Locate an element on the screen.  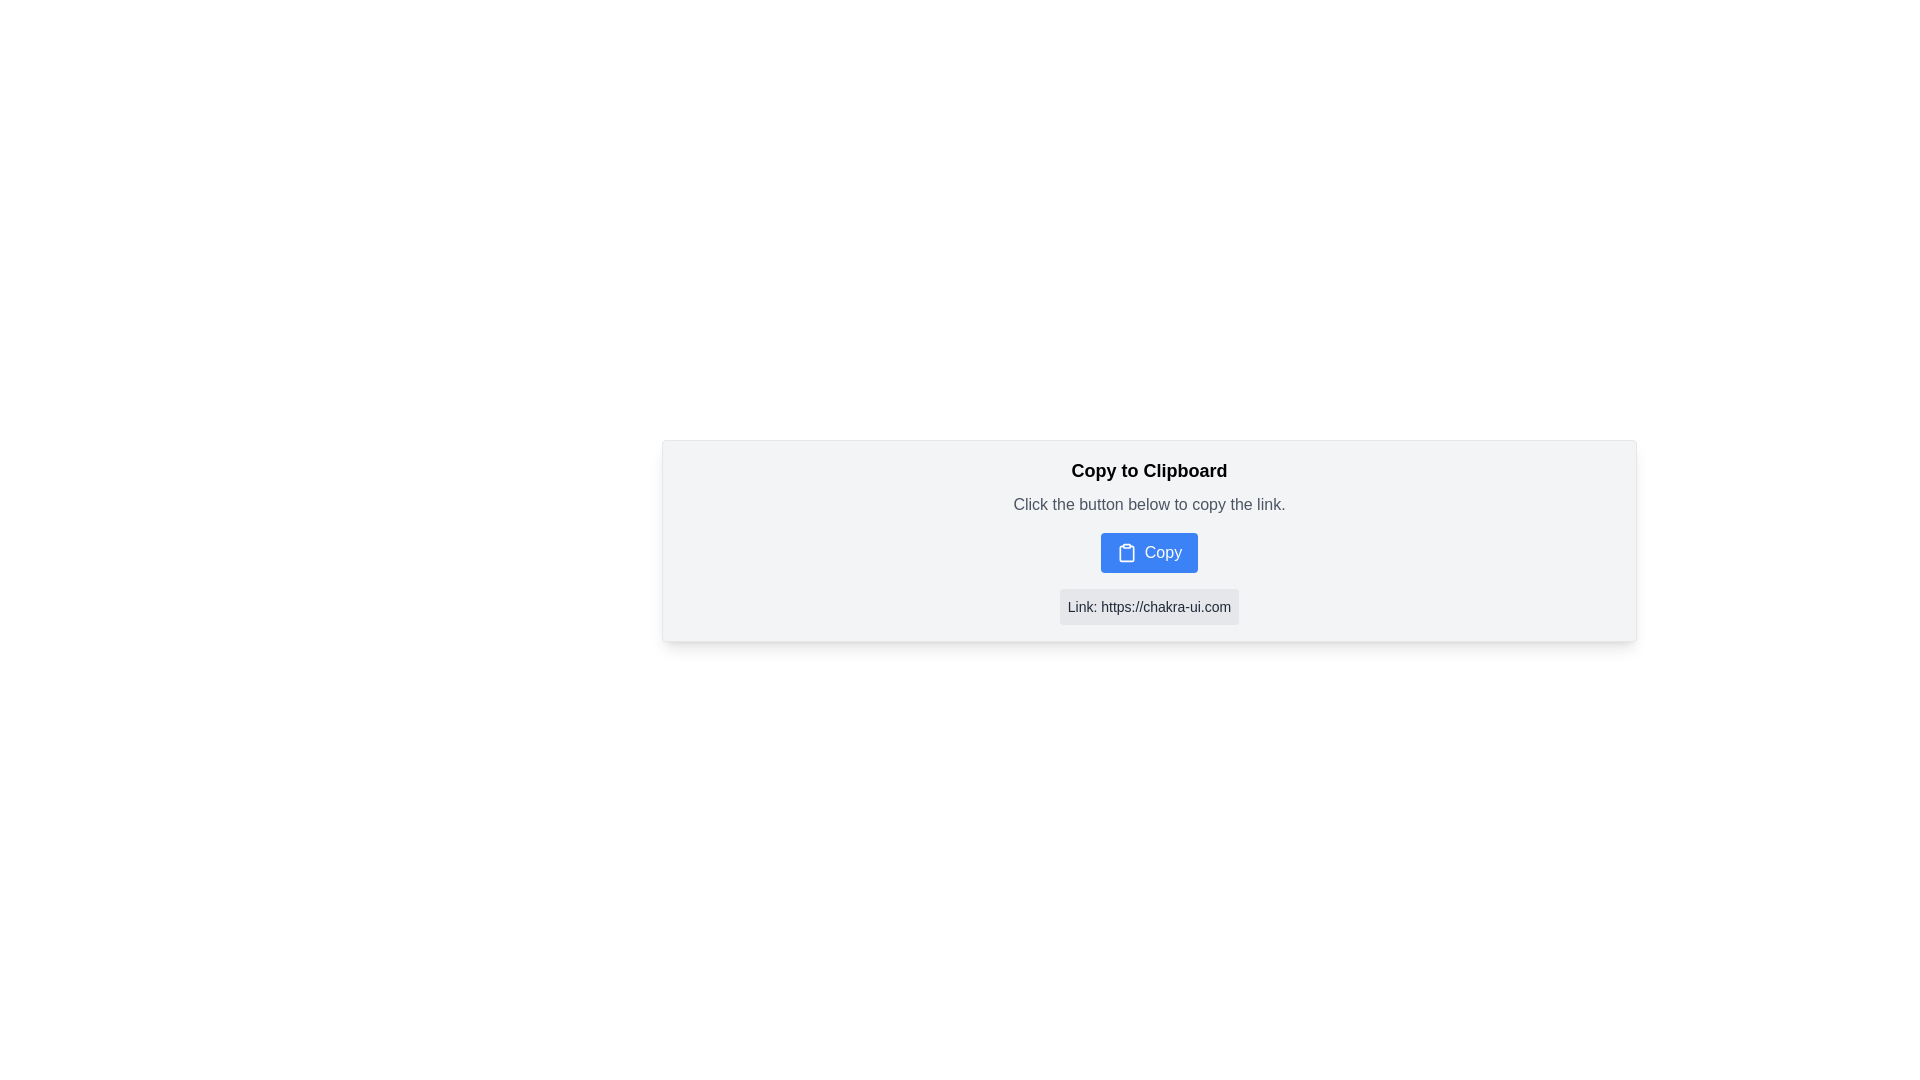
the 'Copy to Clipboard' button located below the title and instruction text, and above the link labeled 'Link: https://chakra-ui.com' to observe the hover effect is located at coordinates (1149, 552).